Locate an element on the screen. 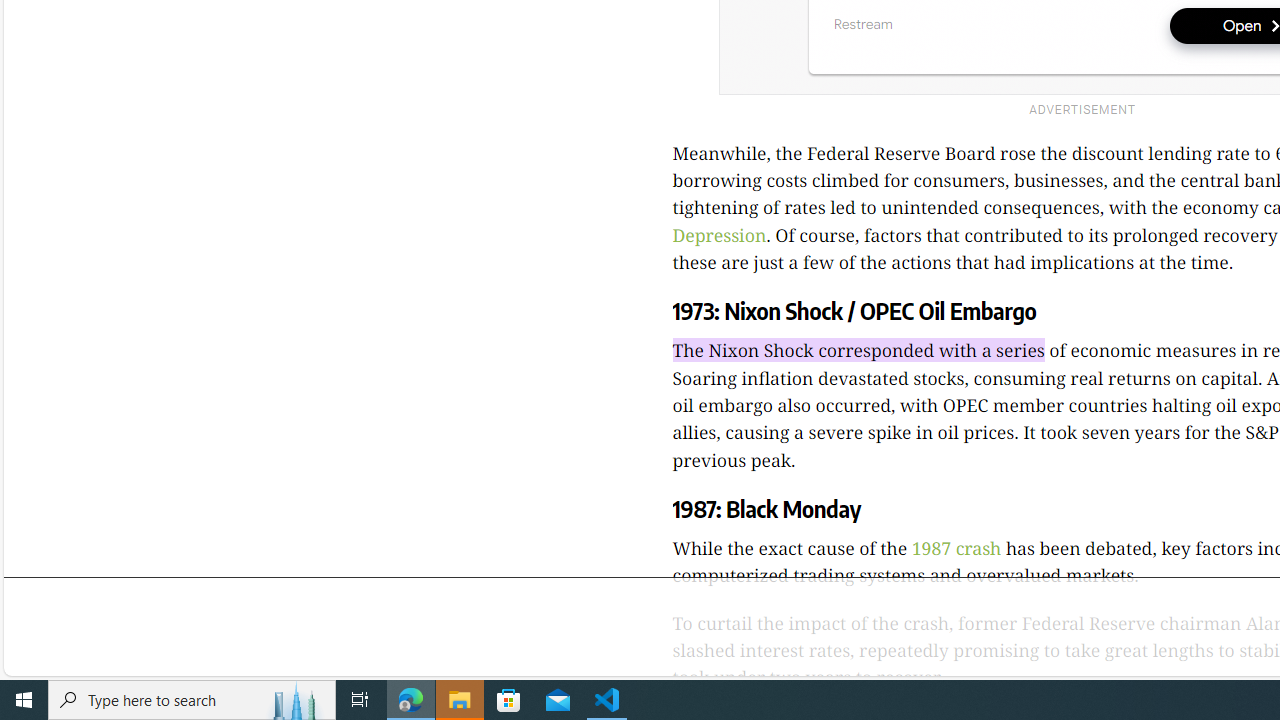  'Restream' is located at coordinates (863, 24).